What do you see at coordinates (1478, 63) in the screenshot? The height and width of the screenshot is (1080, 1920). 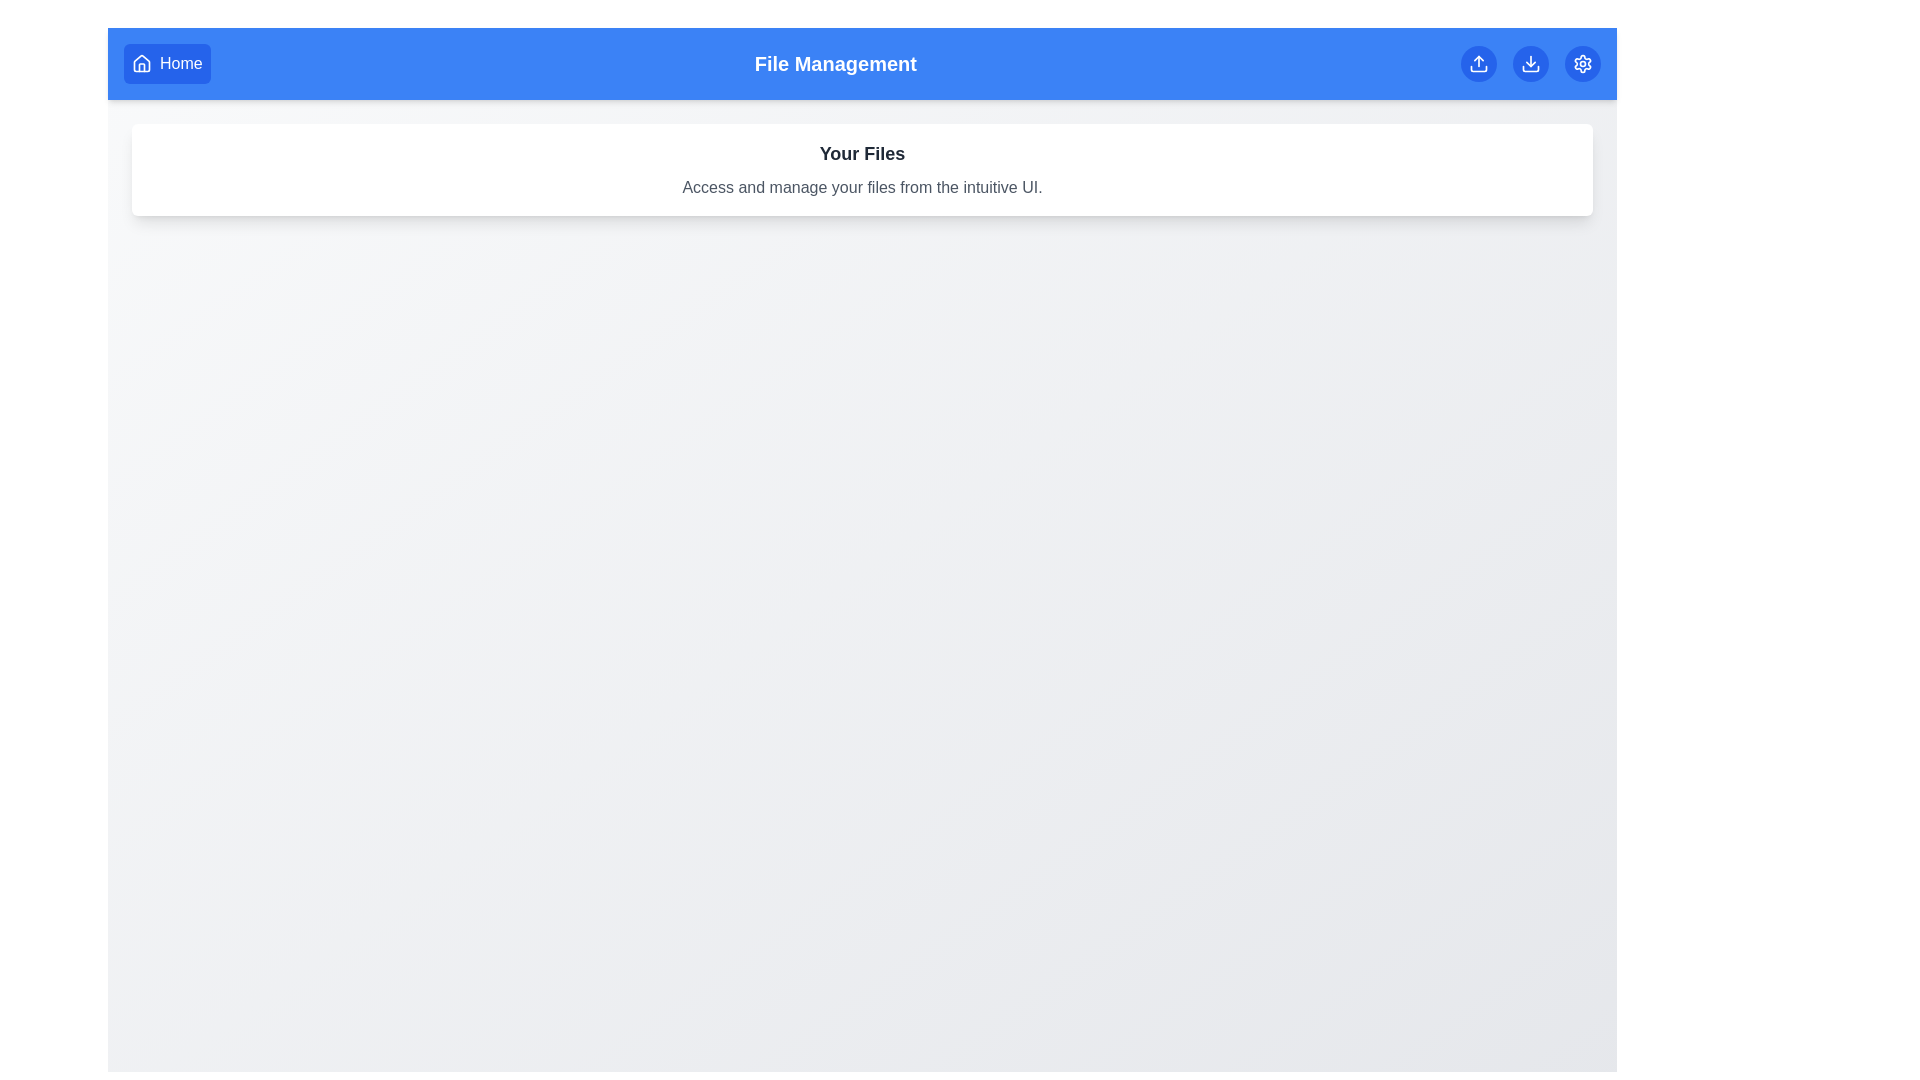 I see `the Upload button to initiate the file upload process` at bounding box center [1478, 63].